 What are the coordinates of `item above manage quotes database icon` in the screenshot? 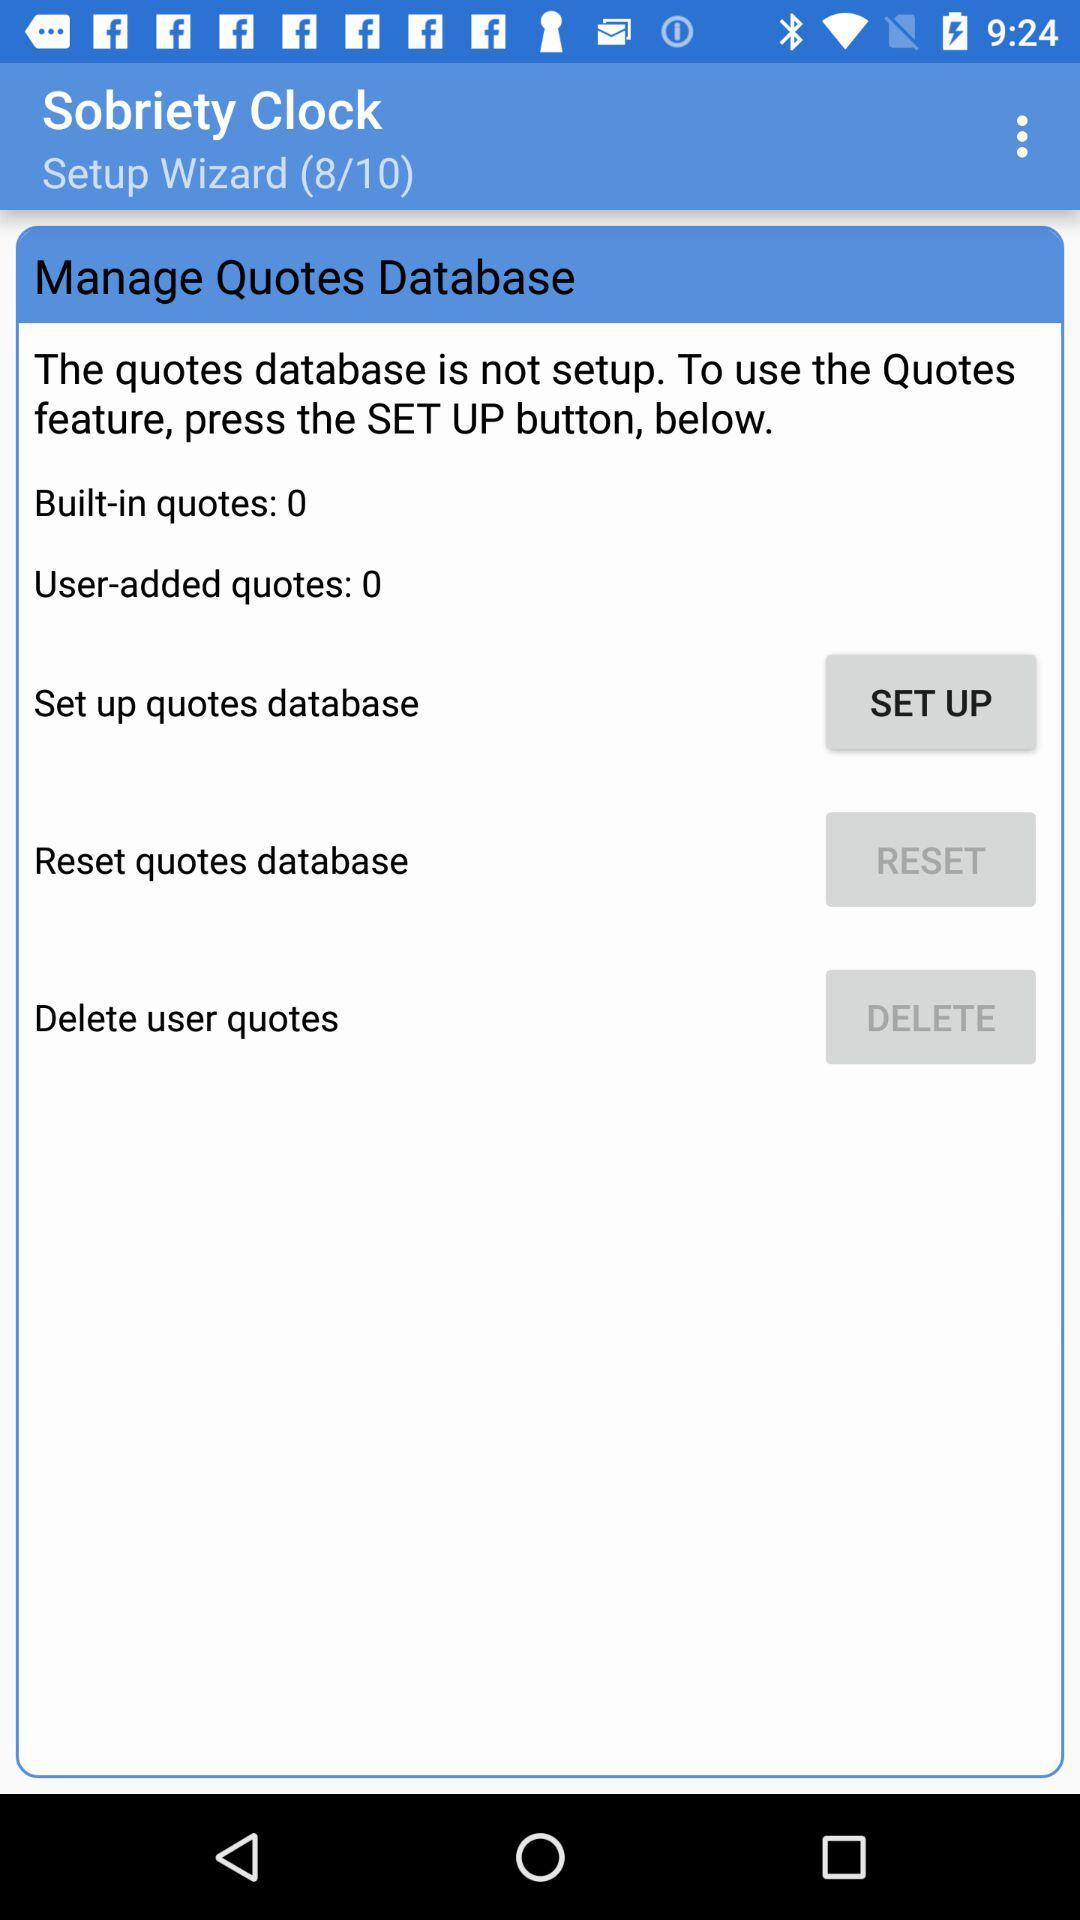 It's located at (1027, 135).